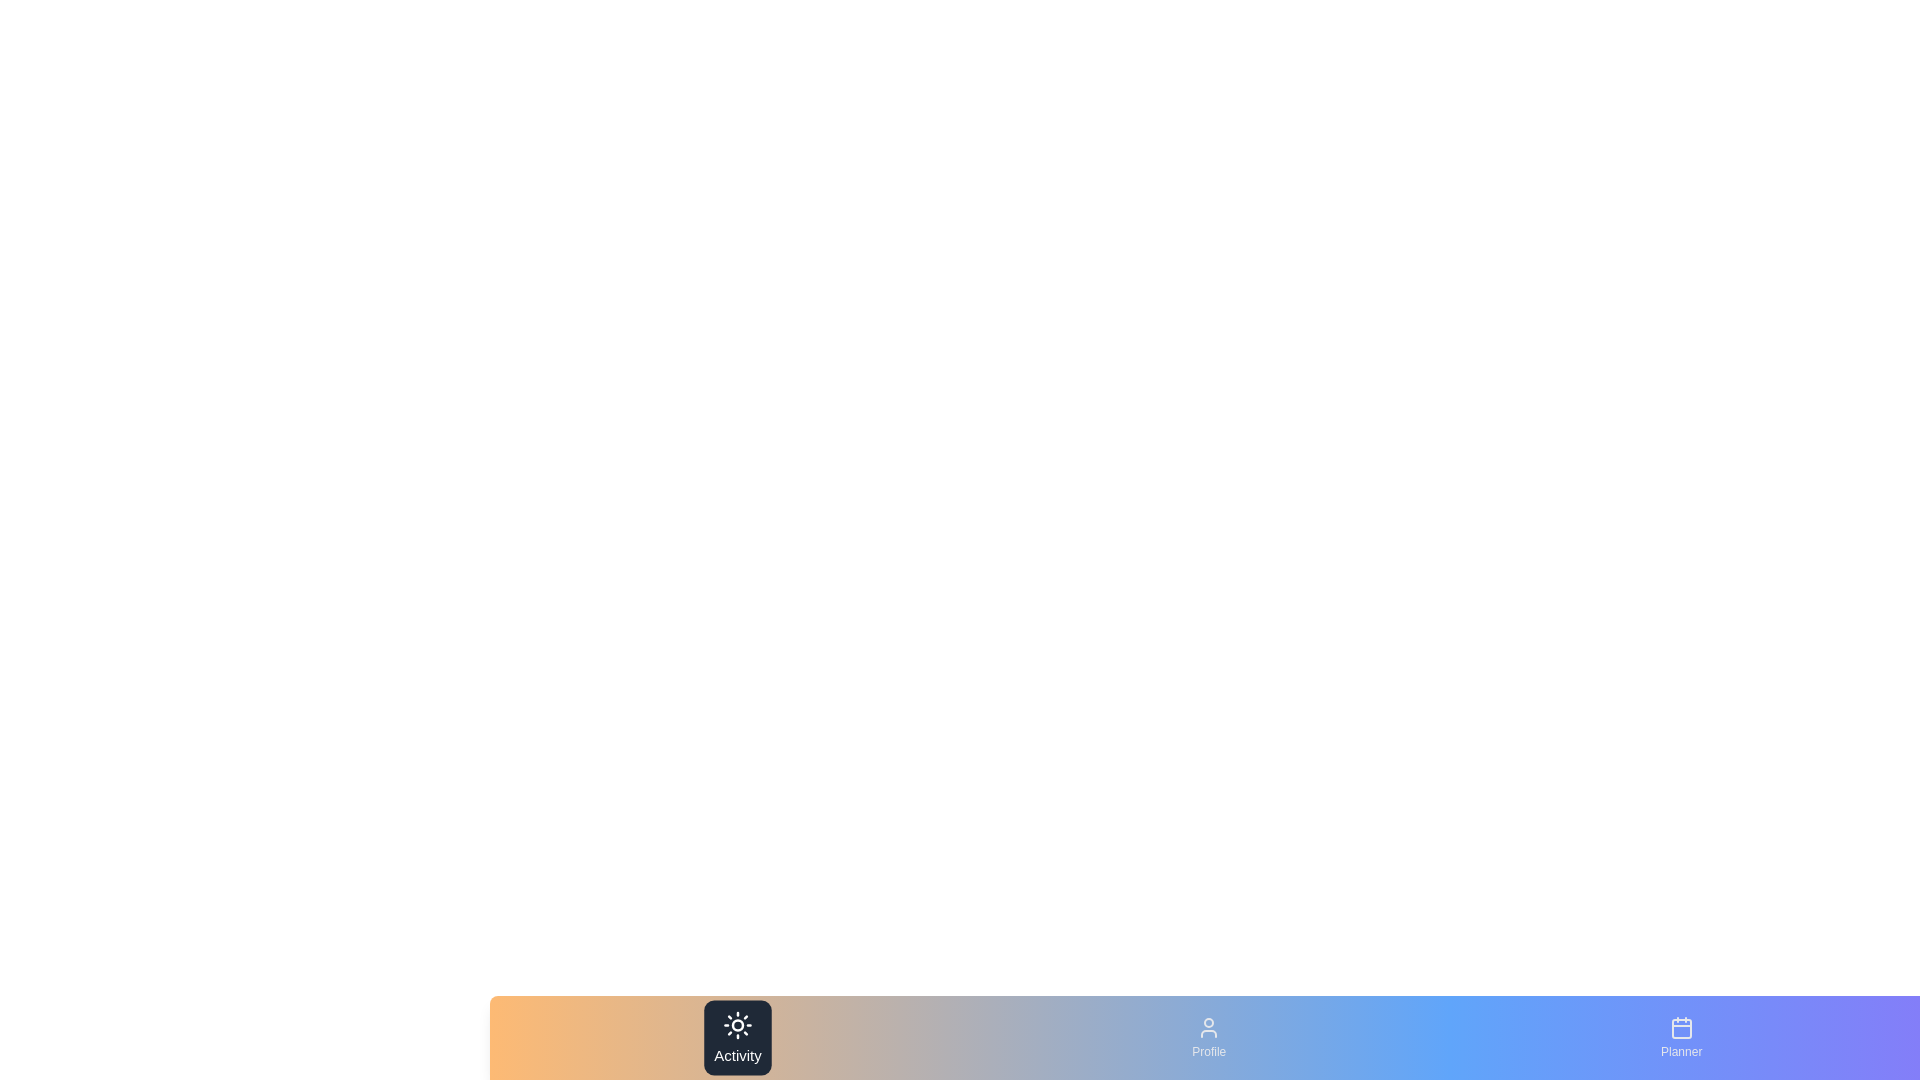 Image resolution: width=1920 pixels, height=1080 pixels. Describe the element at coordinates (1208, 1036) in the screenshot. I see `the tab labeled Profile` at that location.